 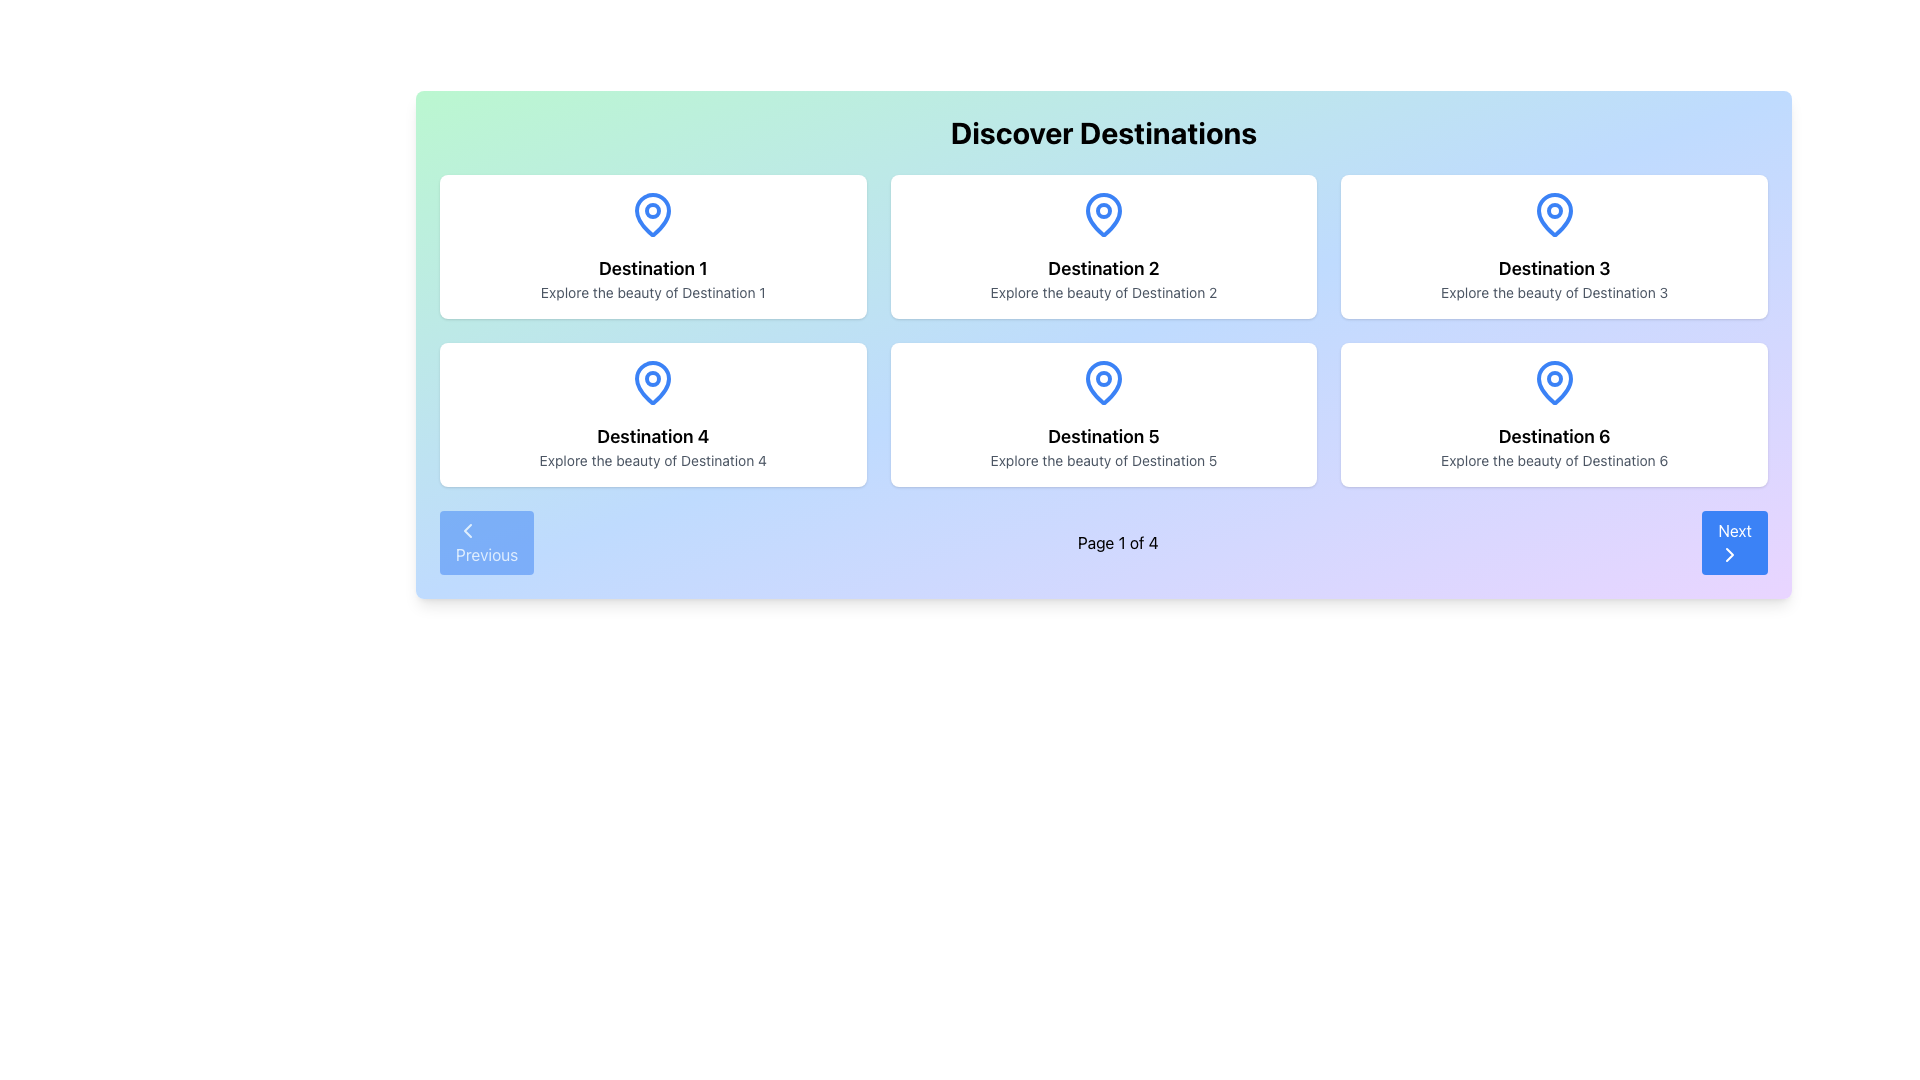 What do you see at coordinates (1103, 215) in the screenshot?
I see `the location pin icon above the 'Destination 2' text label in the second column of the first row of destination cards` at bounding box center [1103, 215].